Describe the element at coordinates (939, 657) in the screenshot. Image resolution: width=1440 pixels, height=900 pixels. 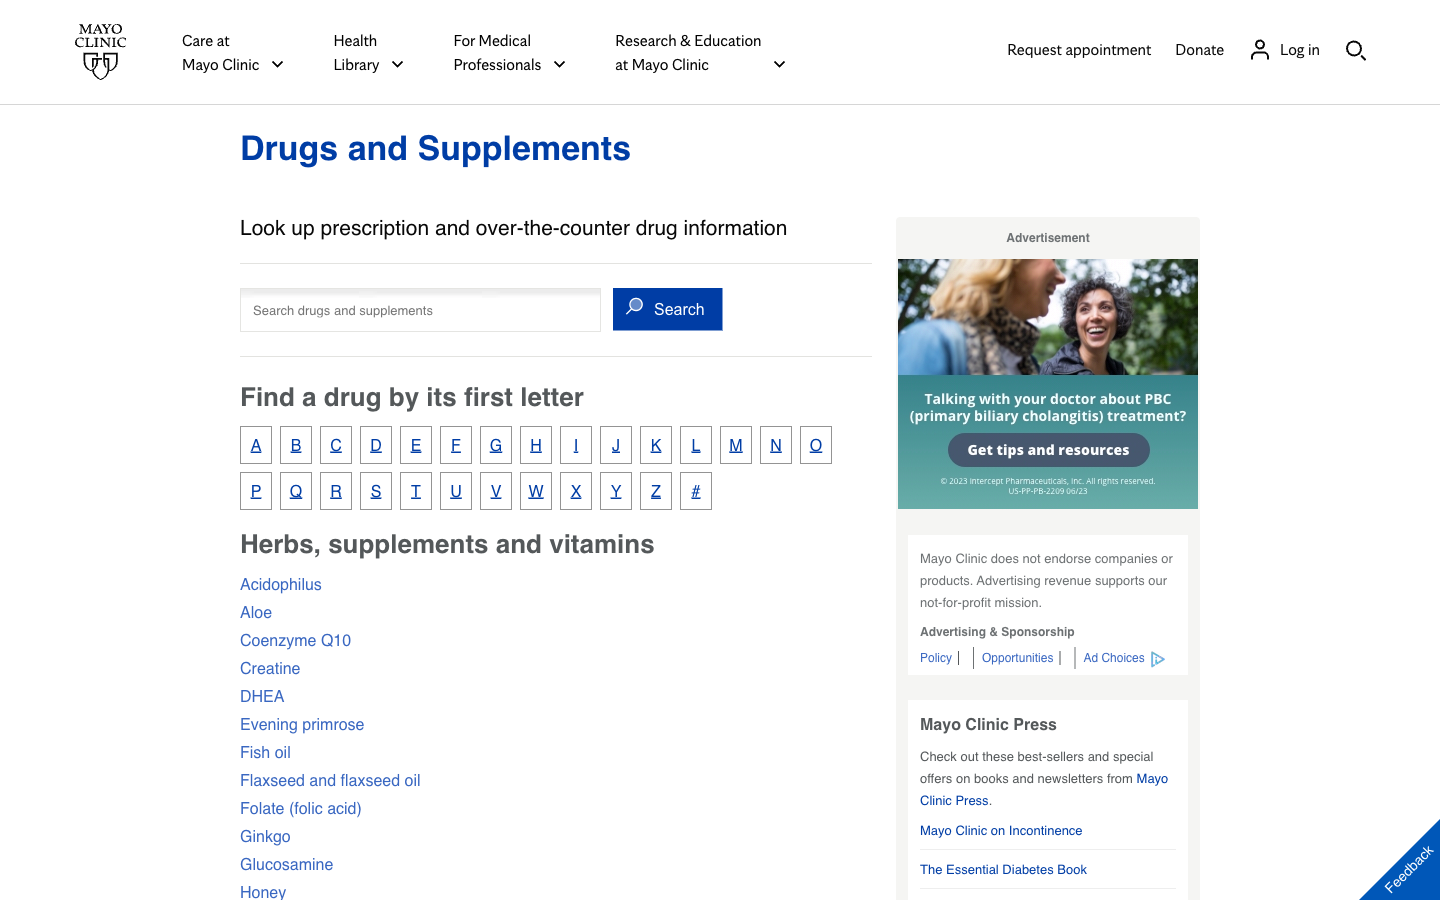
I see `MayoClinic’s policy` at that location.